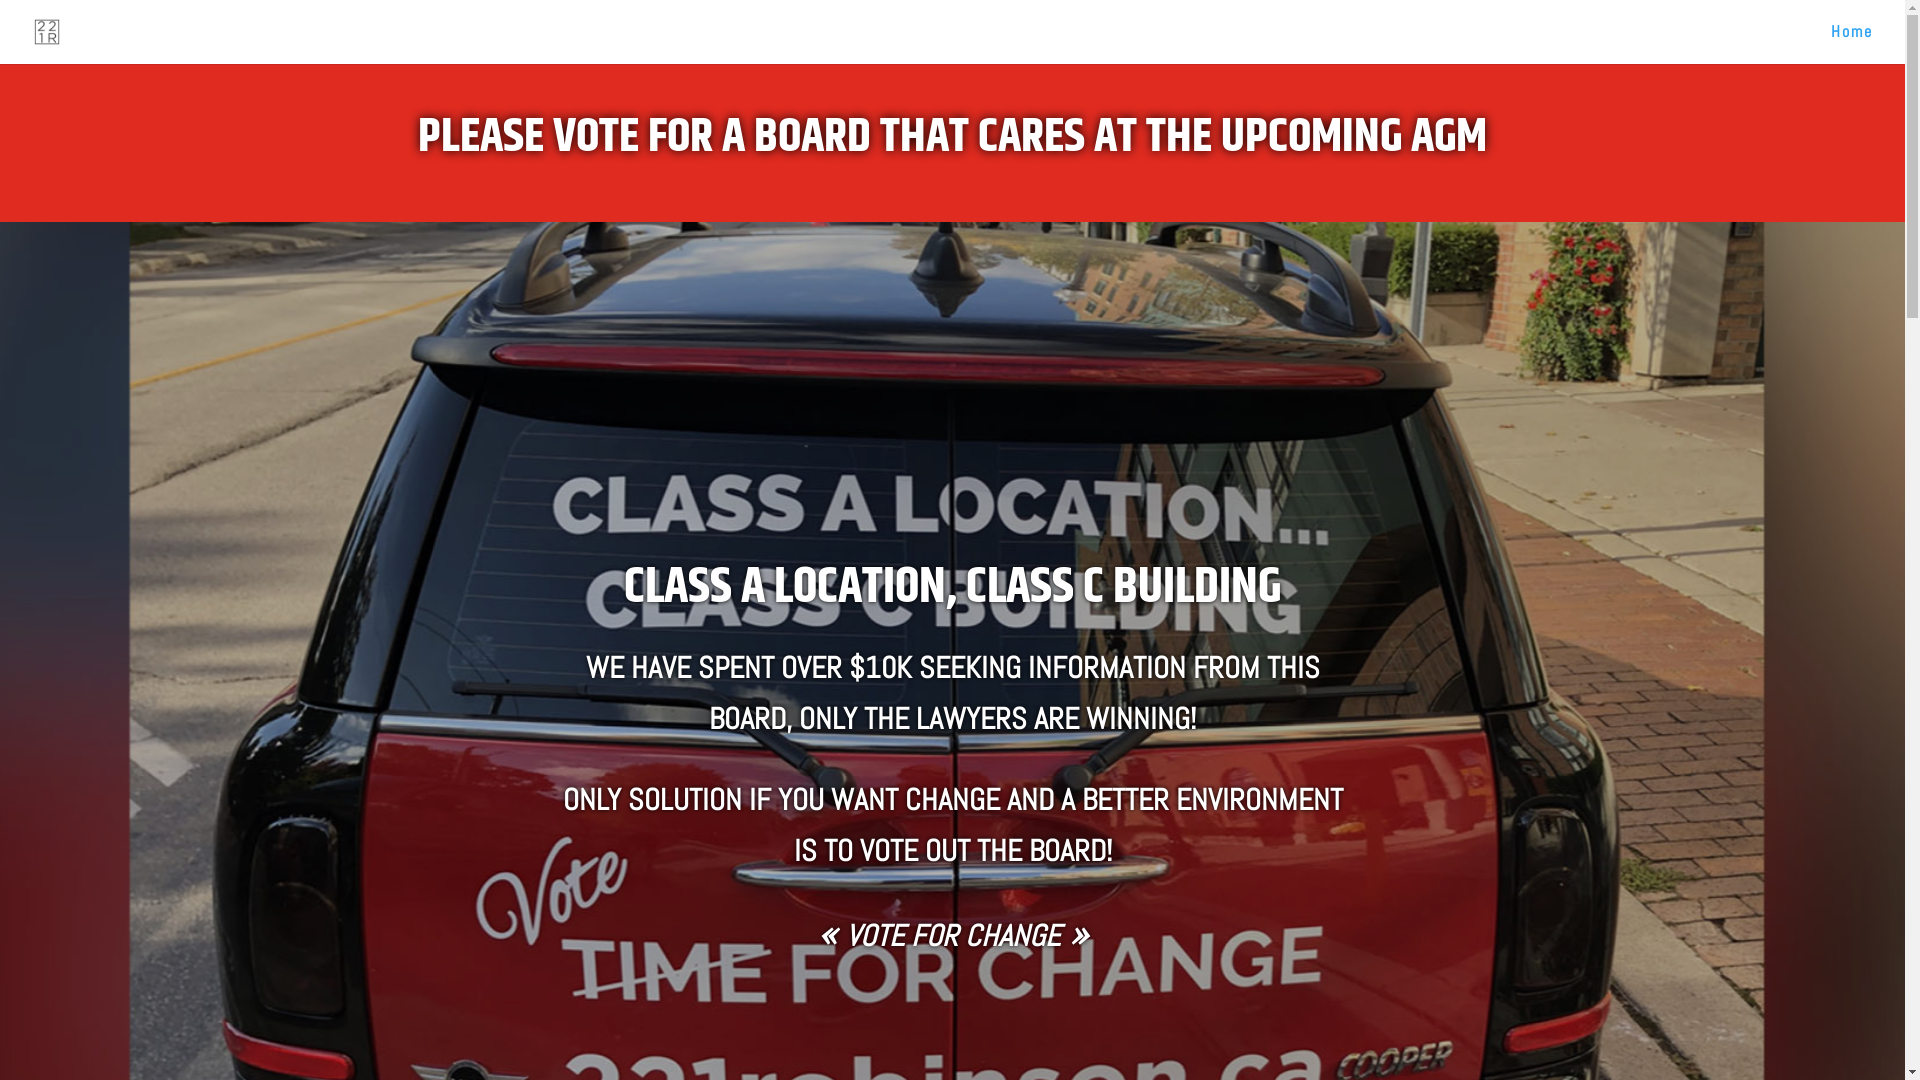  What do you see at coordinates (1851, 44) in the screenshot?
I see `'Home'` at bounding box center [1851, 44].